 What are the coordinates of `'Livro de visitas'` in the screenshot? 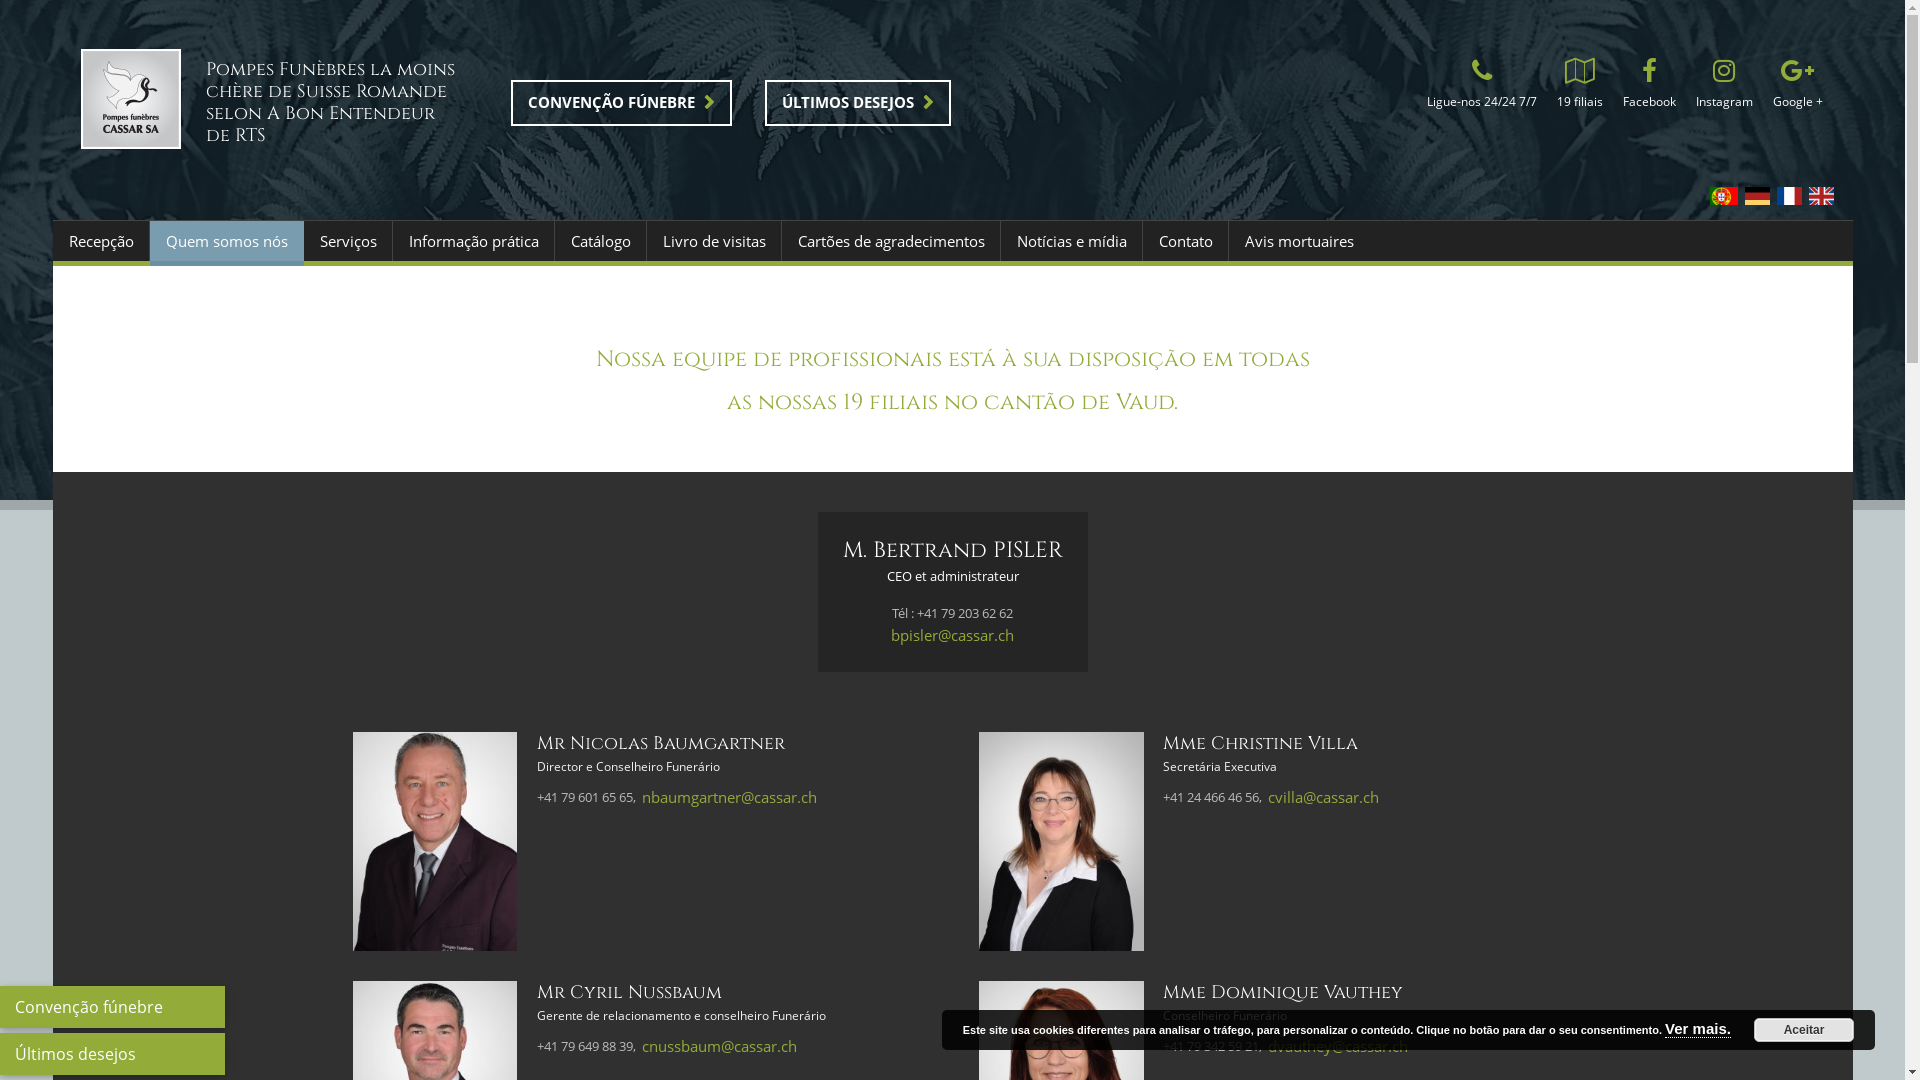 It's located at (713, 239).